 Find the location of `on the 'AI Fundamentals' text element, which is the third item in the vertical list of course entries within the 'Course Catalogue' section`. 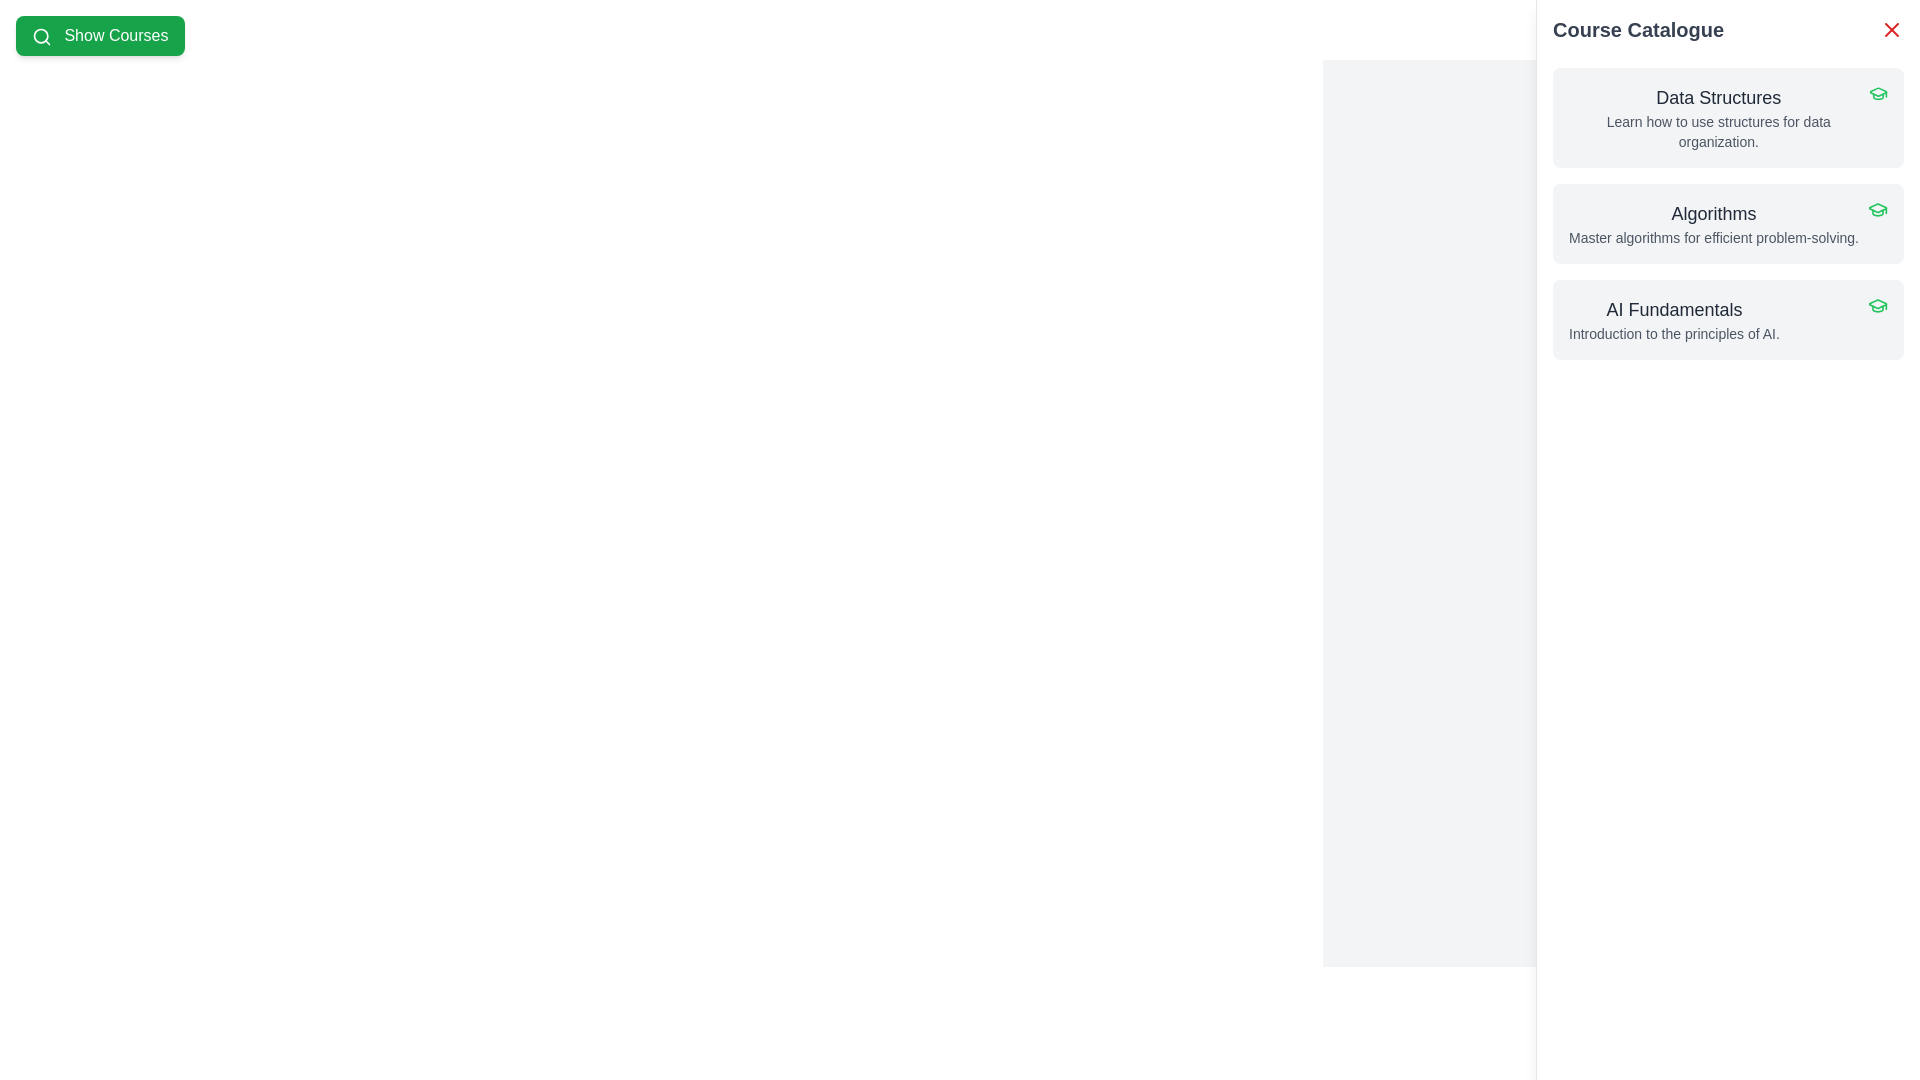

on the 'AI Fundamentals' text element, which is the third item in the vertical list of course entries within the 'Course Catalogue' section is located at coordinates (1674, 319).